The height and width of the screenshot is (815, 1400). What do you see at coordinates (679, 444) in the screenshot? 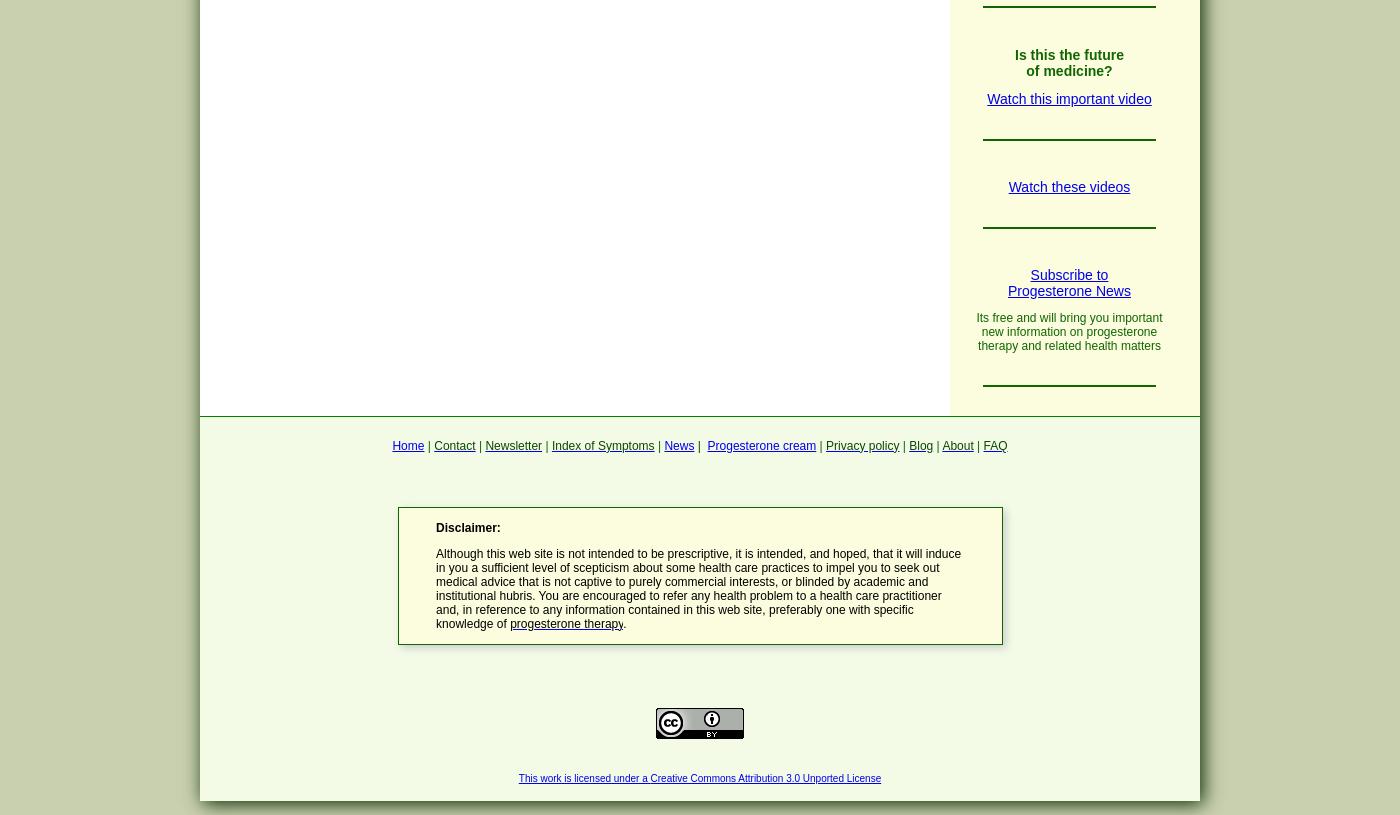
I see `'News'` at bounding box center [679, 444].